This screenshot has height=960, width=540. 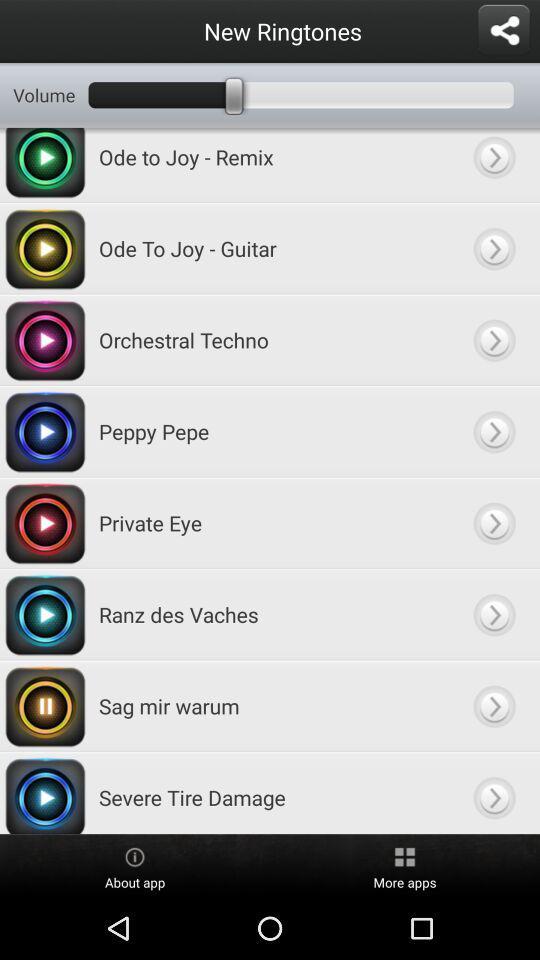 What do you see at coordinates (493, 431) in the screenshot?
I see `ringtone` at bounding box center [493, 431].